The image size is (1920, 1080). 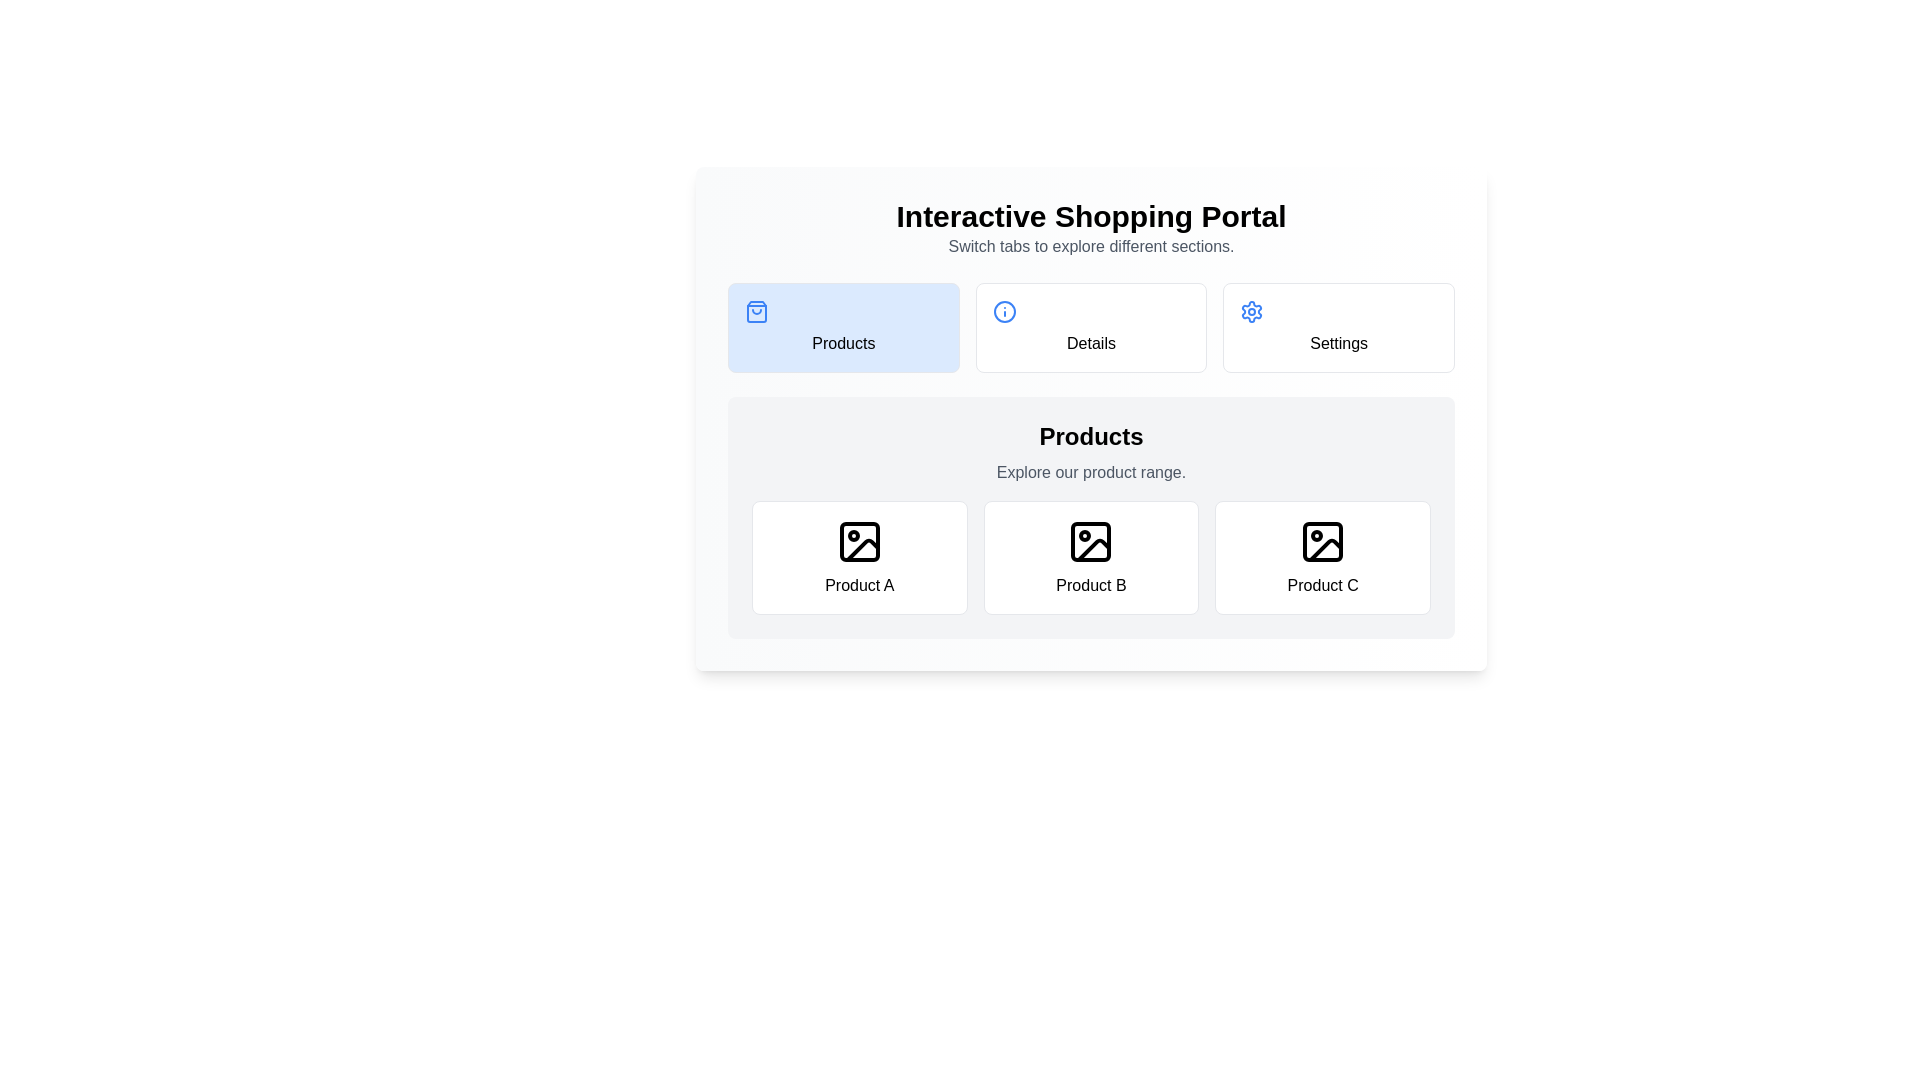 I want to click on the Details tab, so click(x=1090, y=326).